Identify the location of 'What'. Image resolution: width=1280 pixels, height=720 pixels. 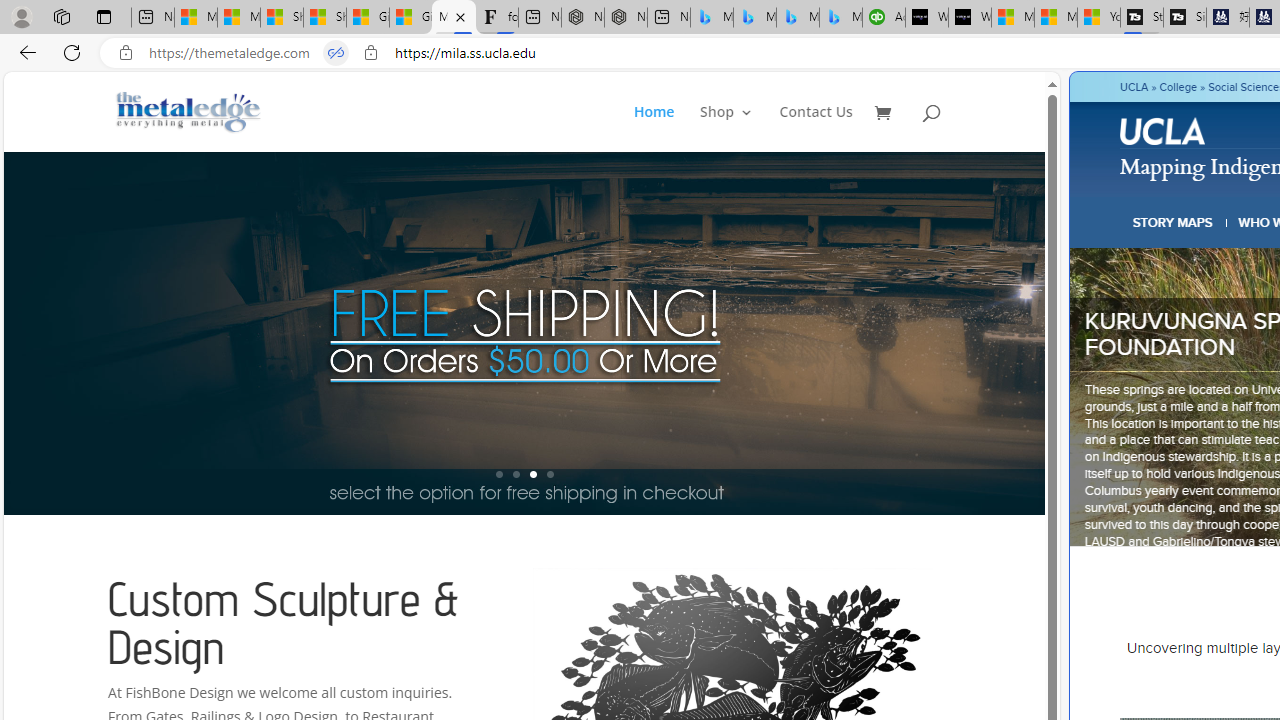
(969, 17).